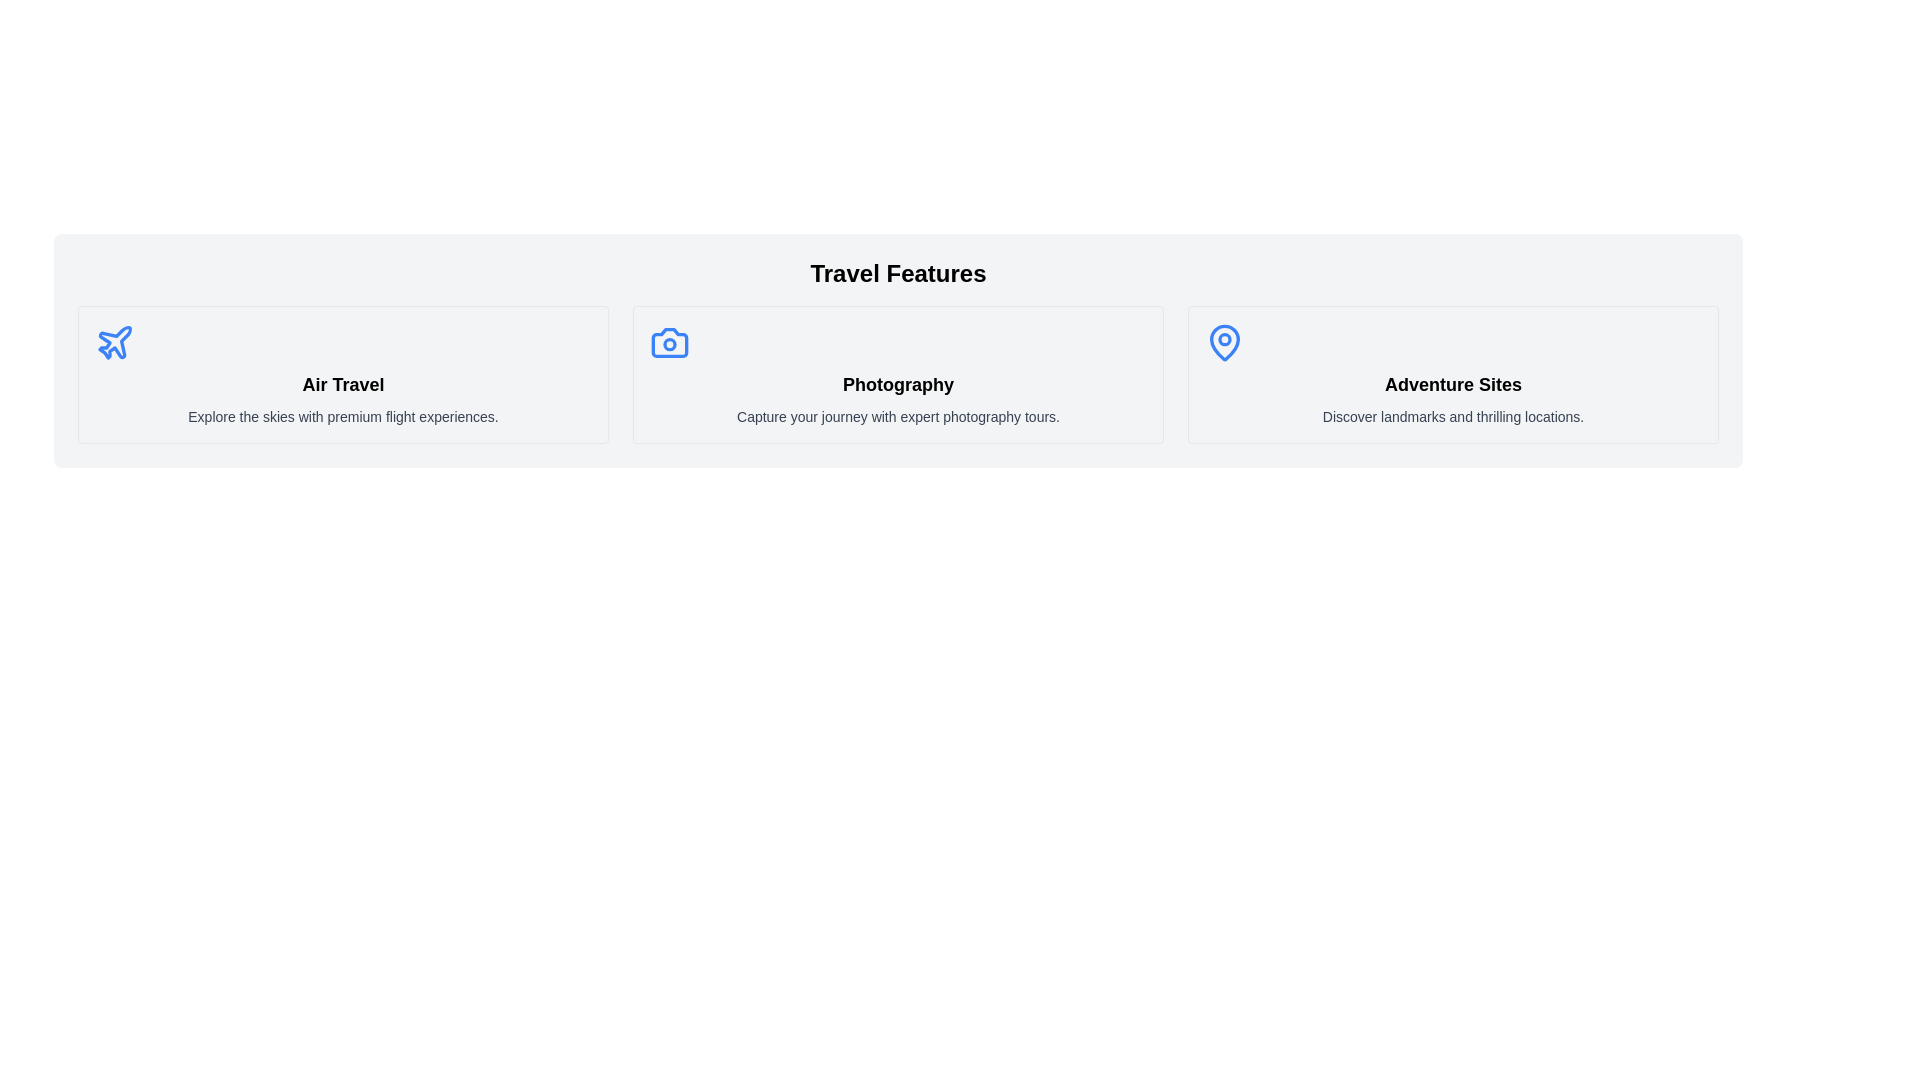 This screenshot has width=1920, height=1080. Describe the element at coordinates (1453, 385) in the screenshot. I see `text displayed in the 'Adventure Sites' label, which is styled in bold and located in the rightmost card section, positioned below the map pin icon and above the description paragraph` at that location.